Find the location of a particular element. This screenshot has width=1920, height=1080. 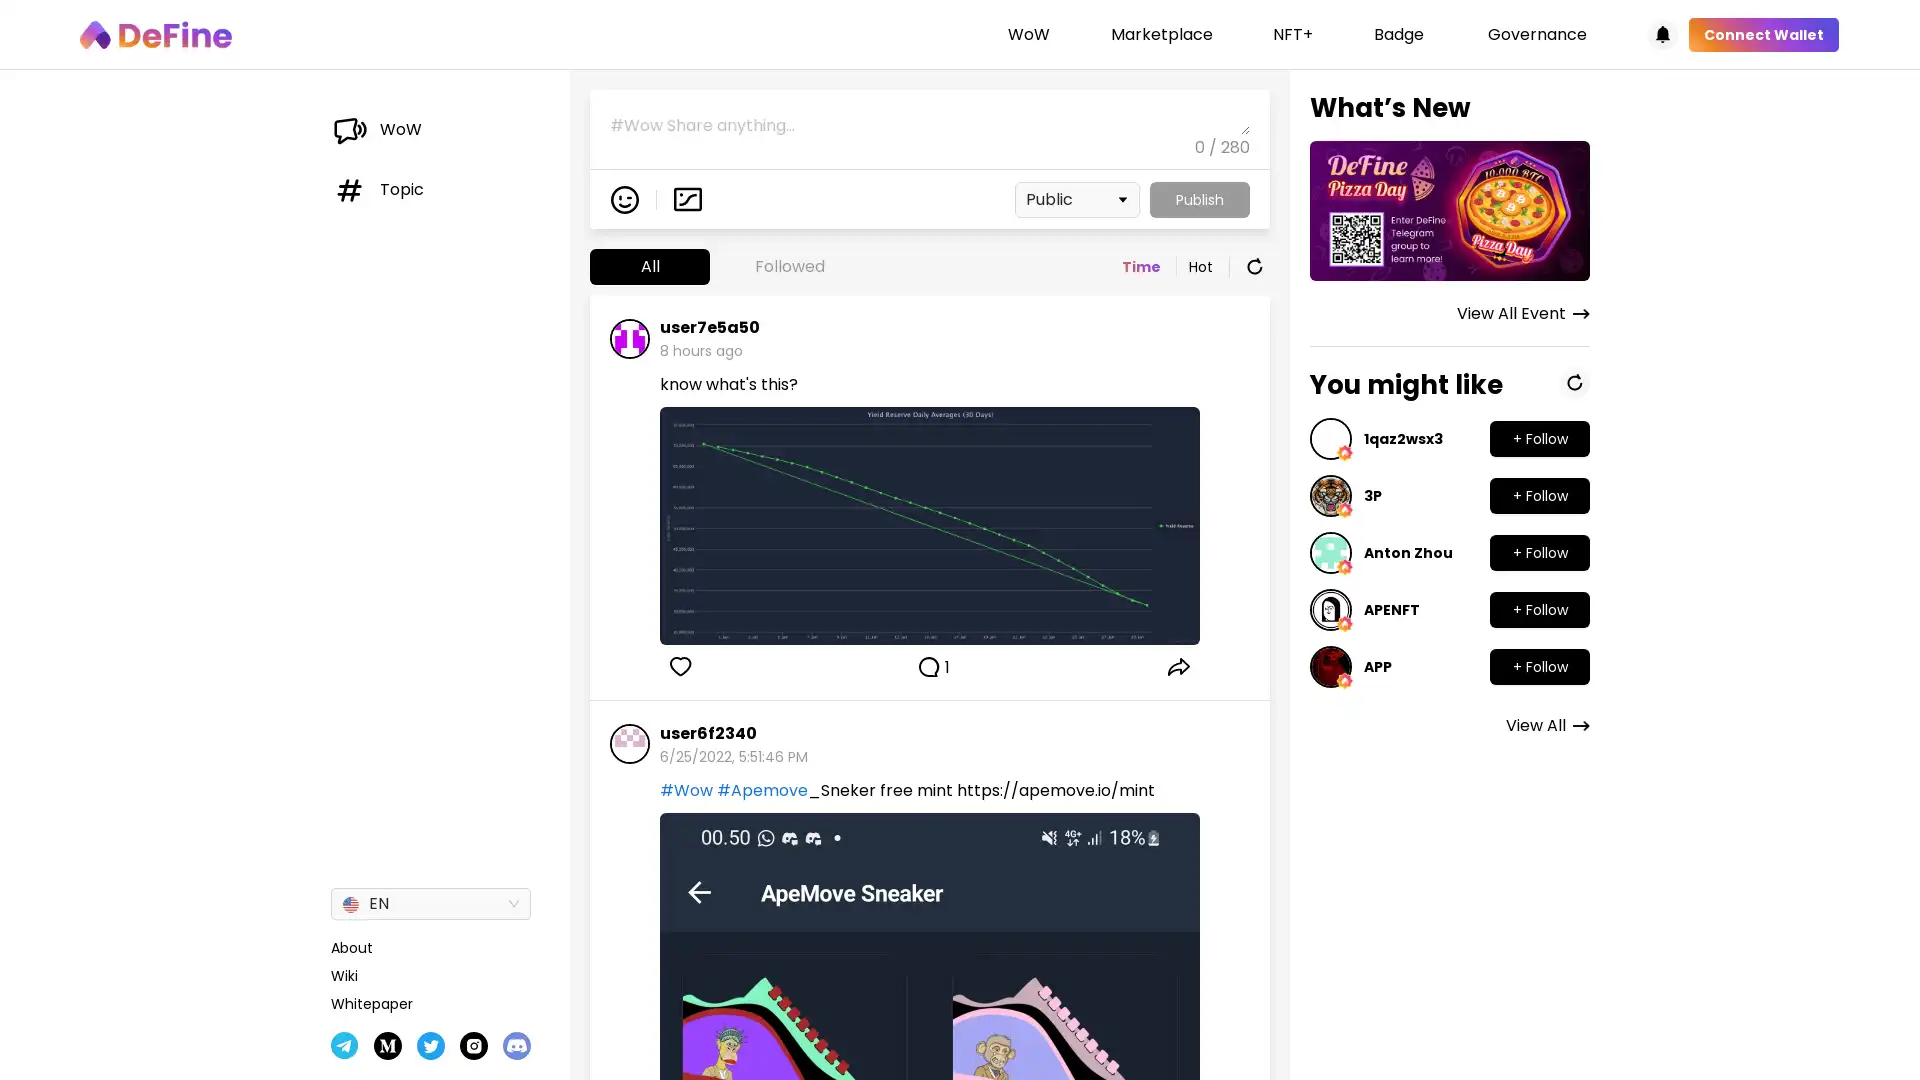

+ Follow is located at coordinates (1539, 438).